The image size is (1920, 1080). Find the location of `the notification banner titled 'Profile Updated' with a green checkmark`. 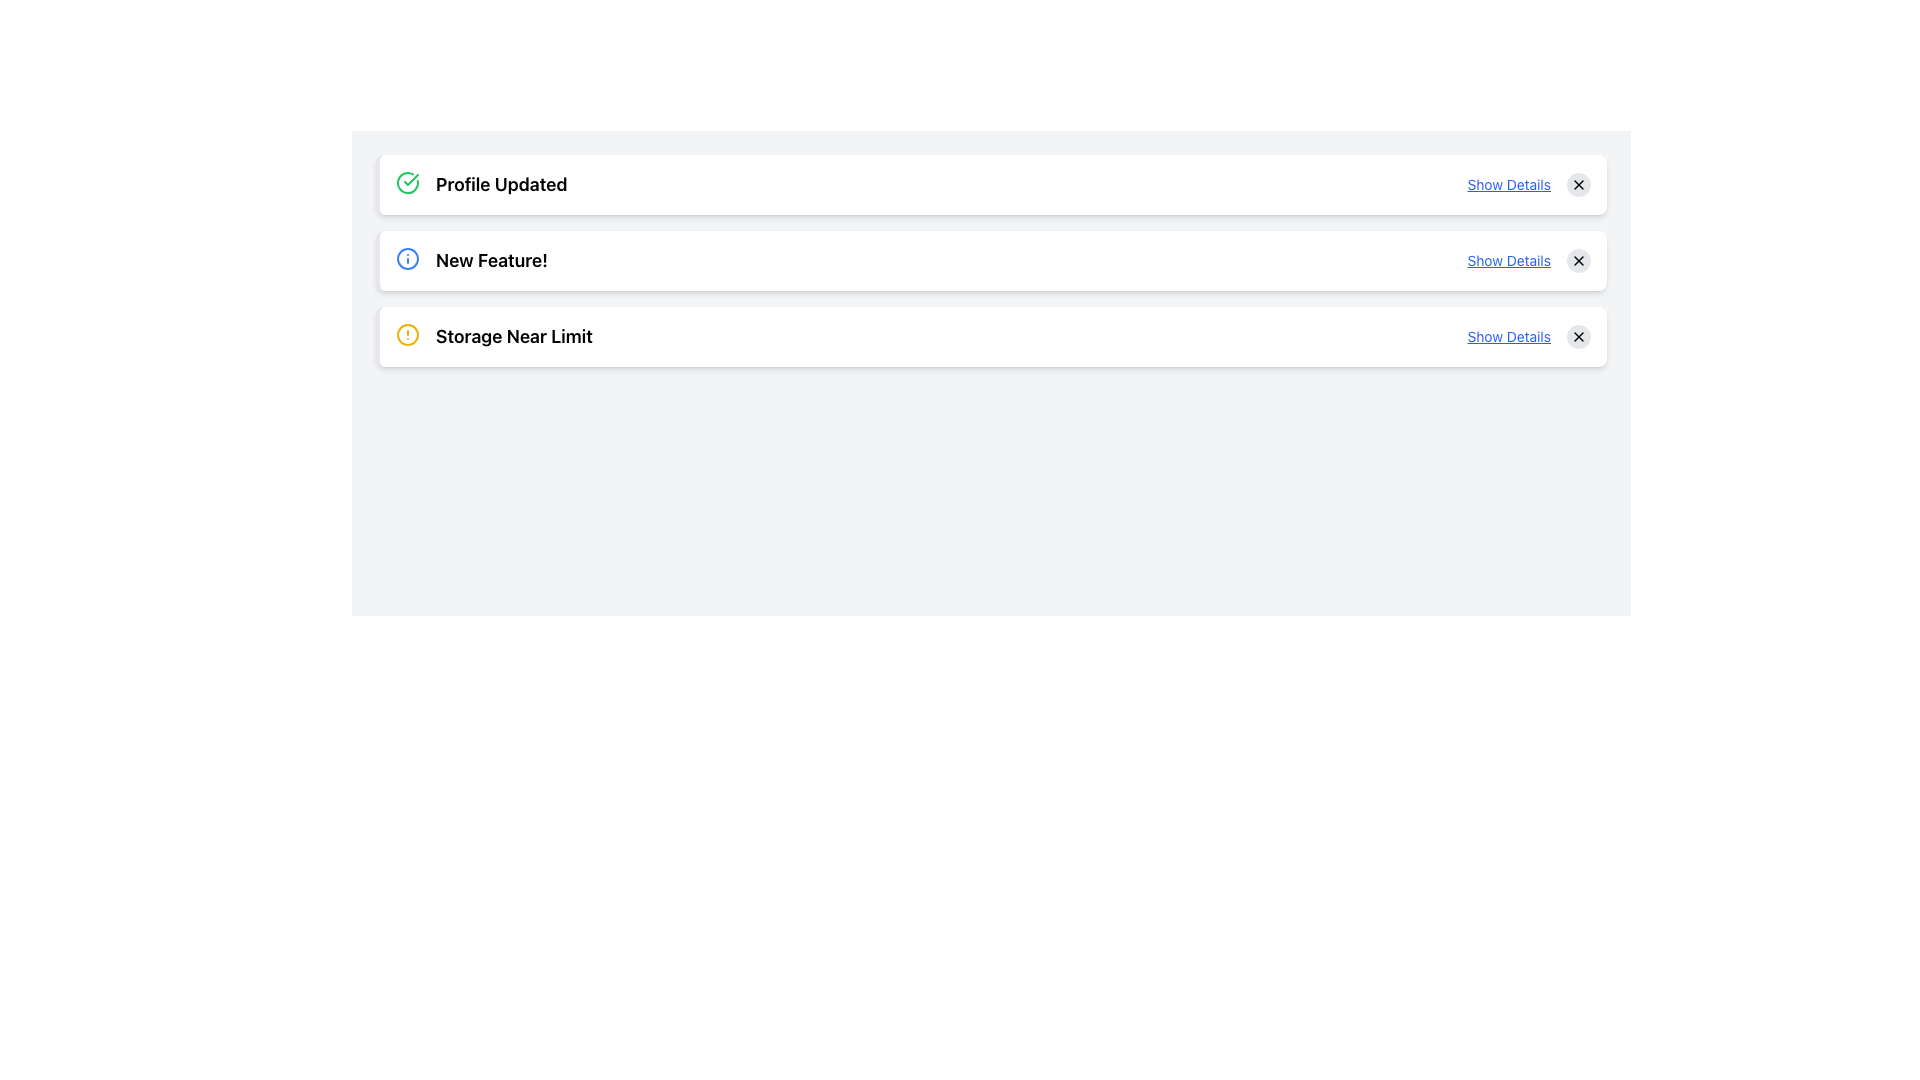

the notification banner titled 'Profile Updated' with a green checkmark is located at coordinates (481, 185).